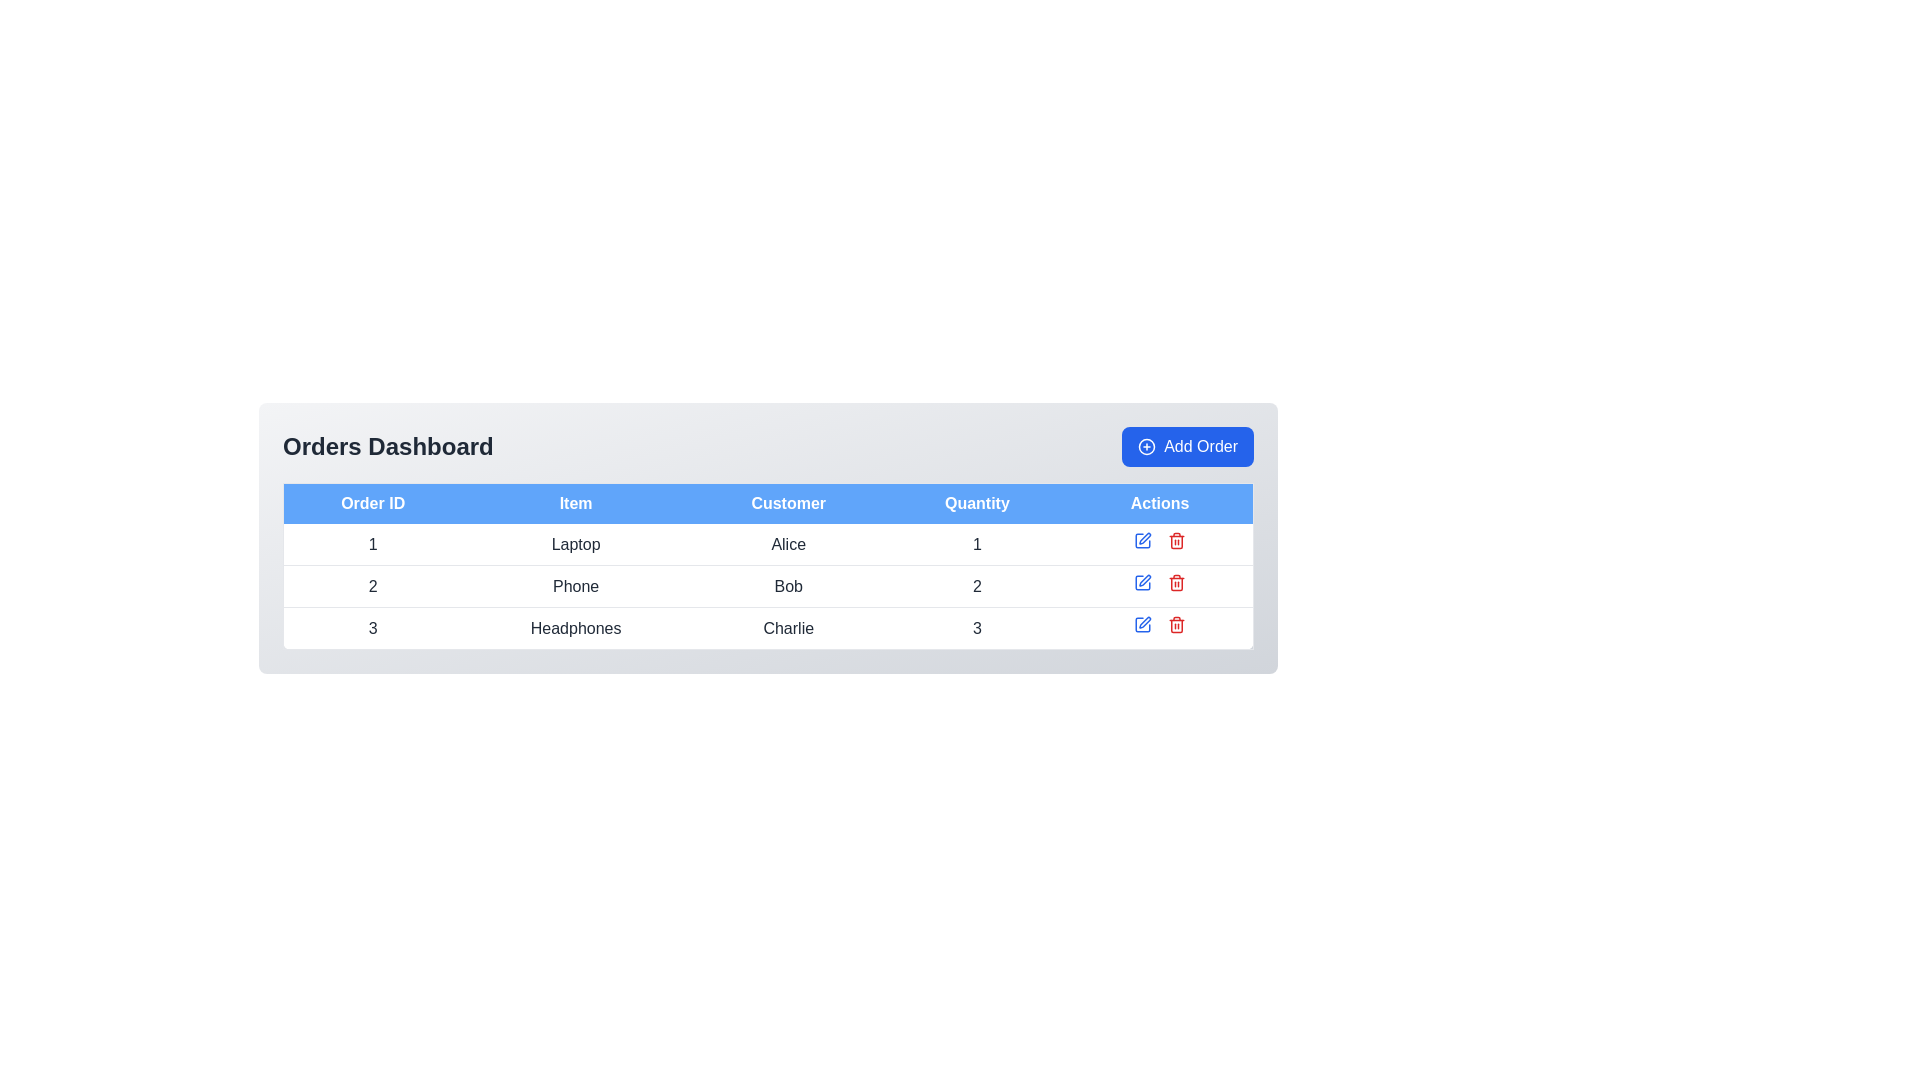 The height and width of the screenshot is (1080, 1920). Describe the element at coordinates (787, 502) in the screenshot. I see `the table header label with the text 'Customer', which is styled with a blue background and white text, located between 'Item' and 'Quantity' in the table` at that location.